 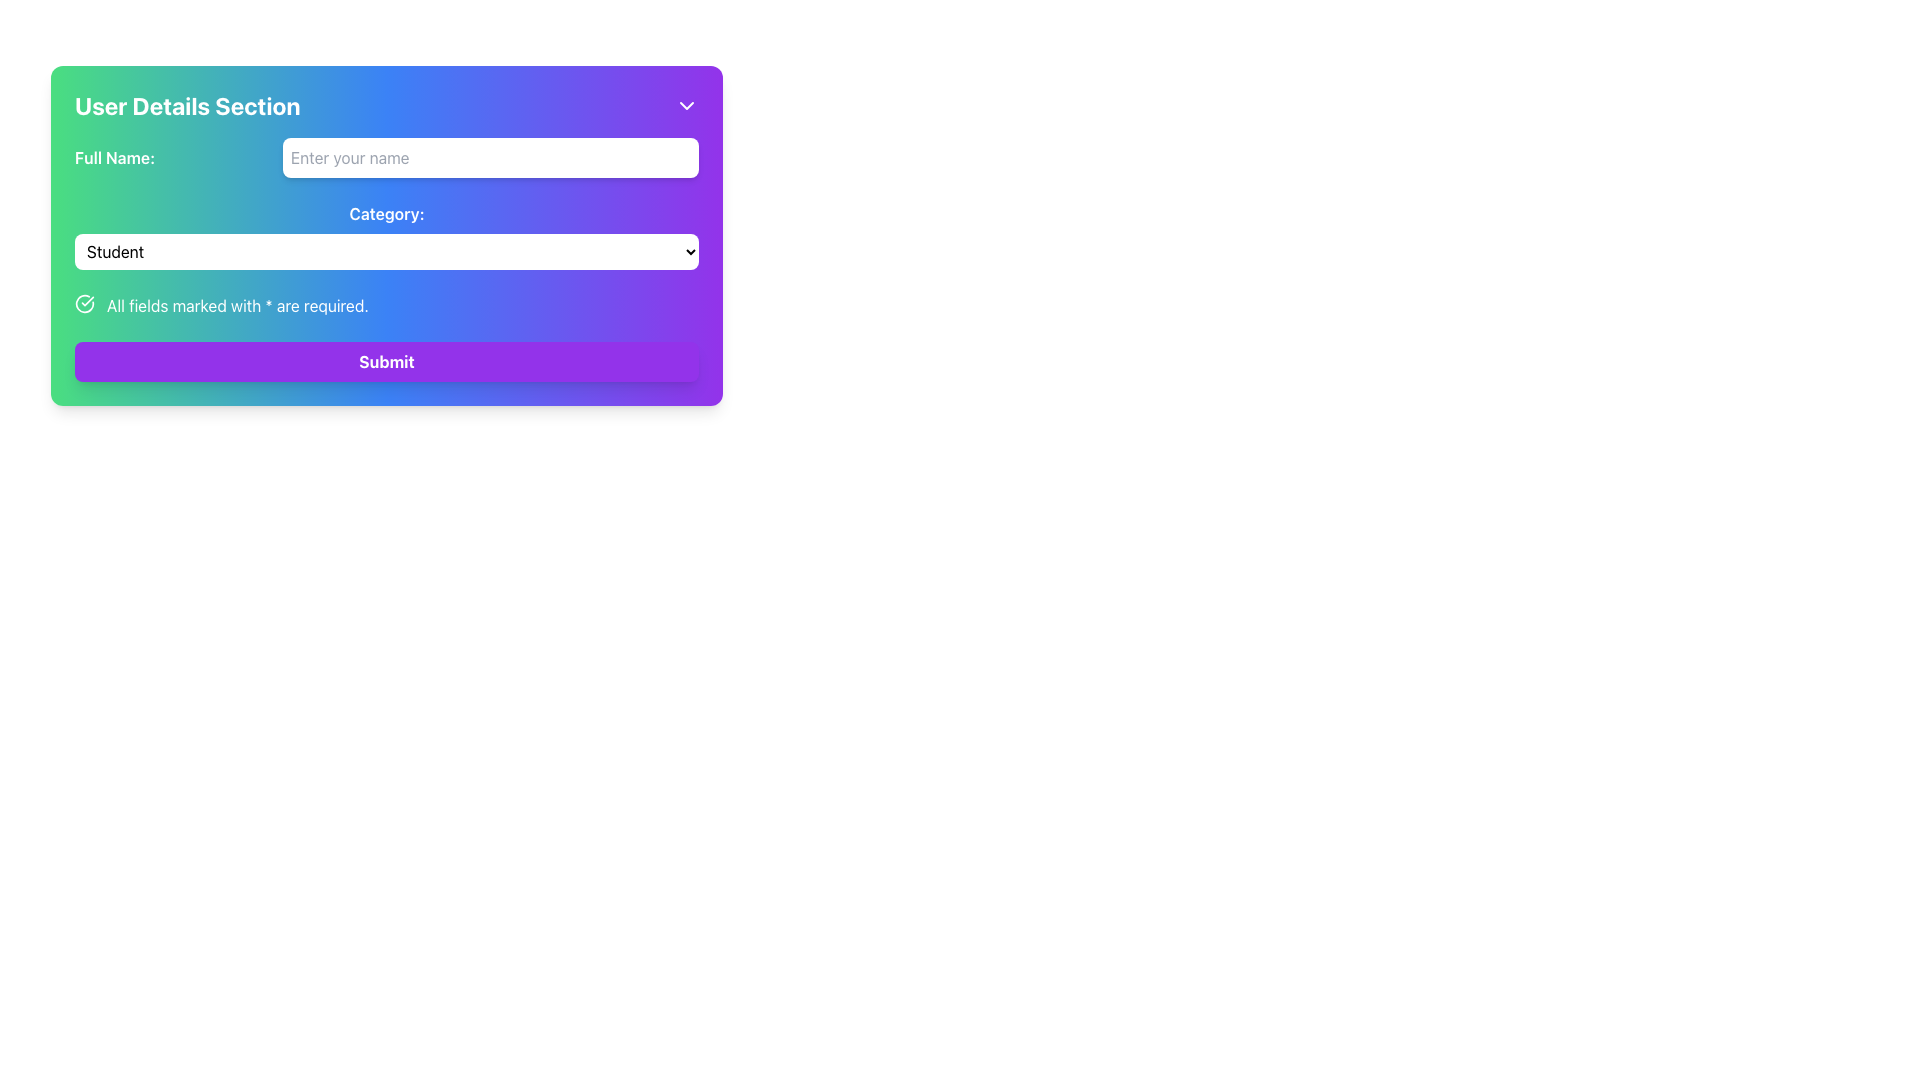 I want to click on the toggle icon located at the top-right corner of the 'User Details Section' header, so click(x=686, y=105).